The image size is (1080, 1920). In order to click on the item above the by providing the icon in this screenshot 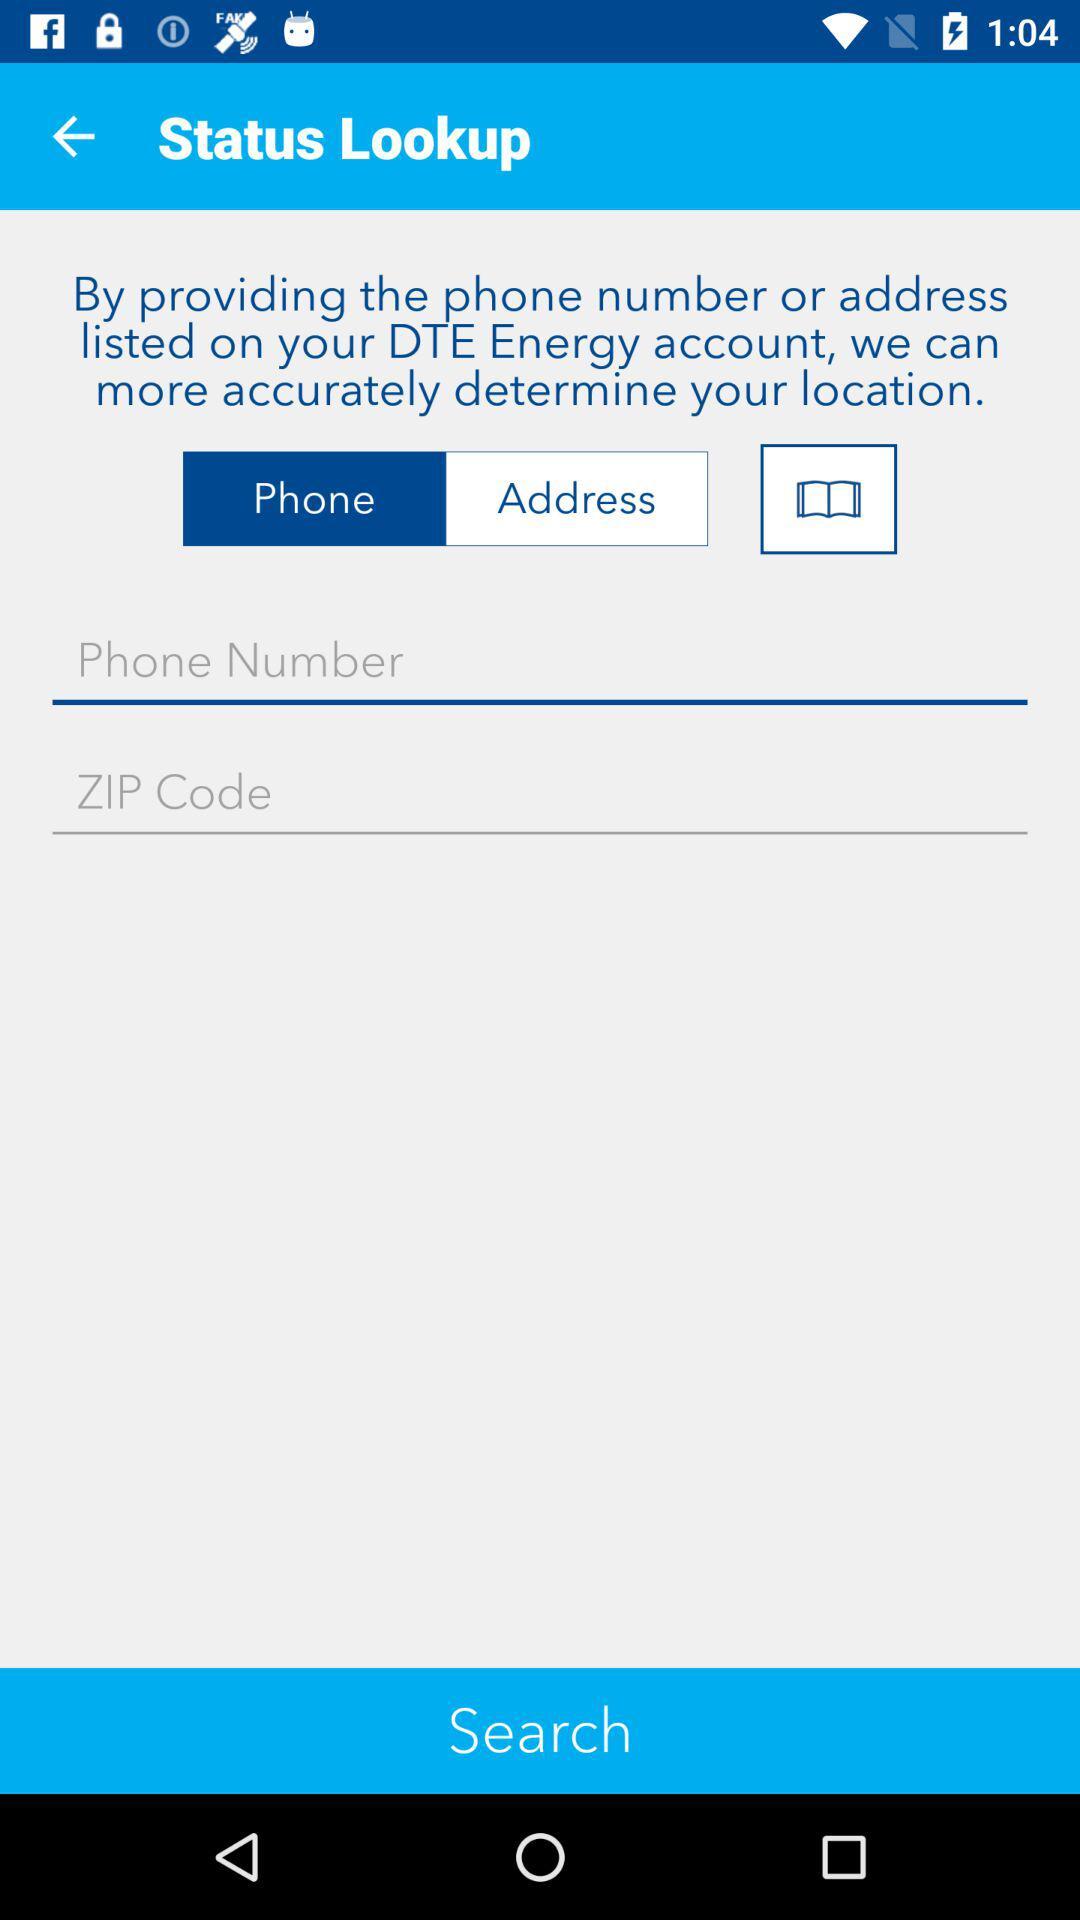, I will do `click(72, 135)`.